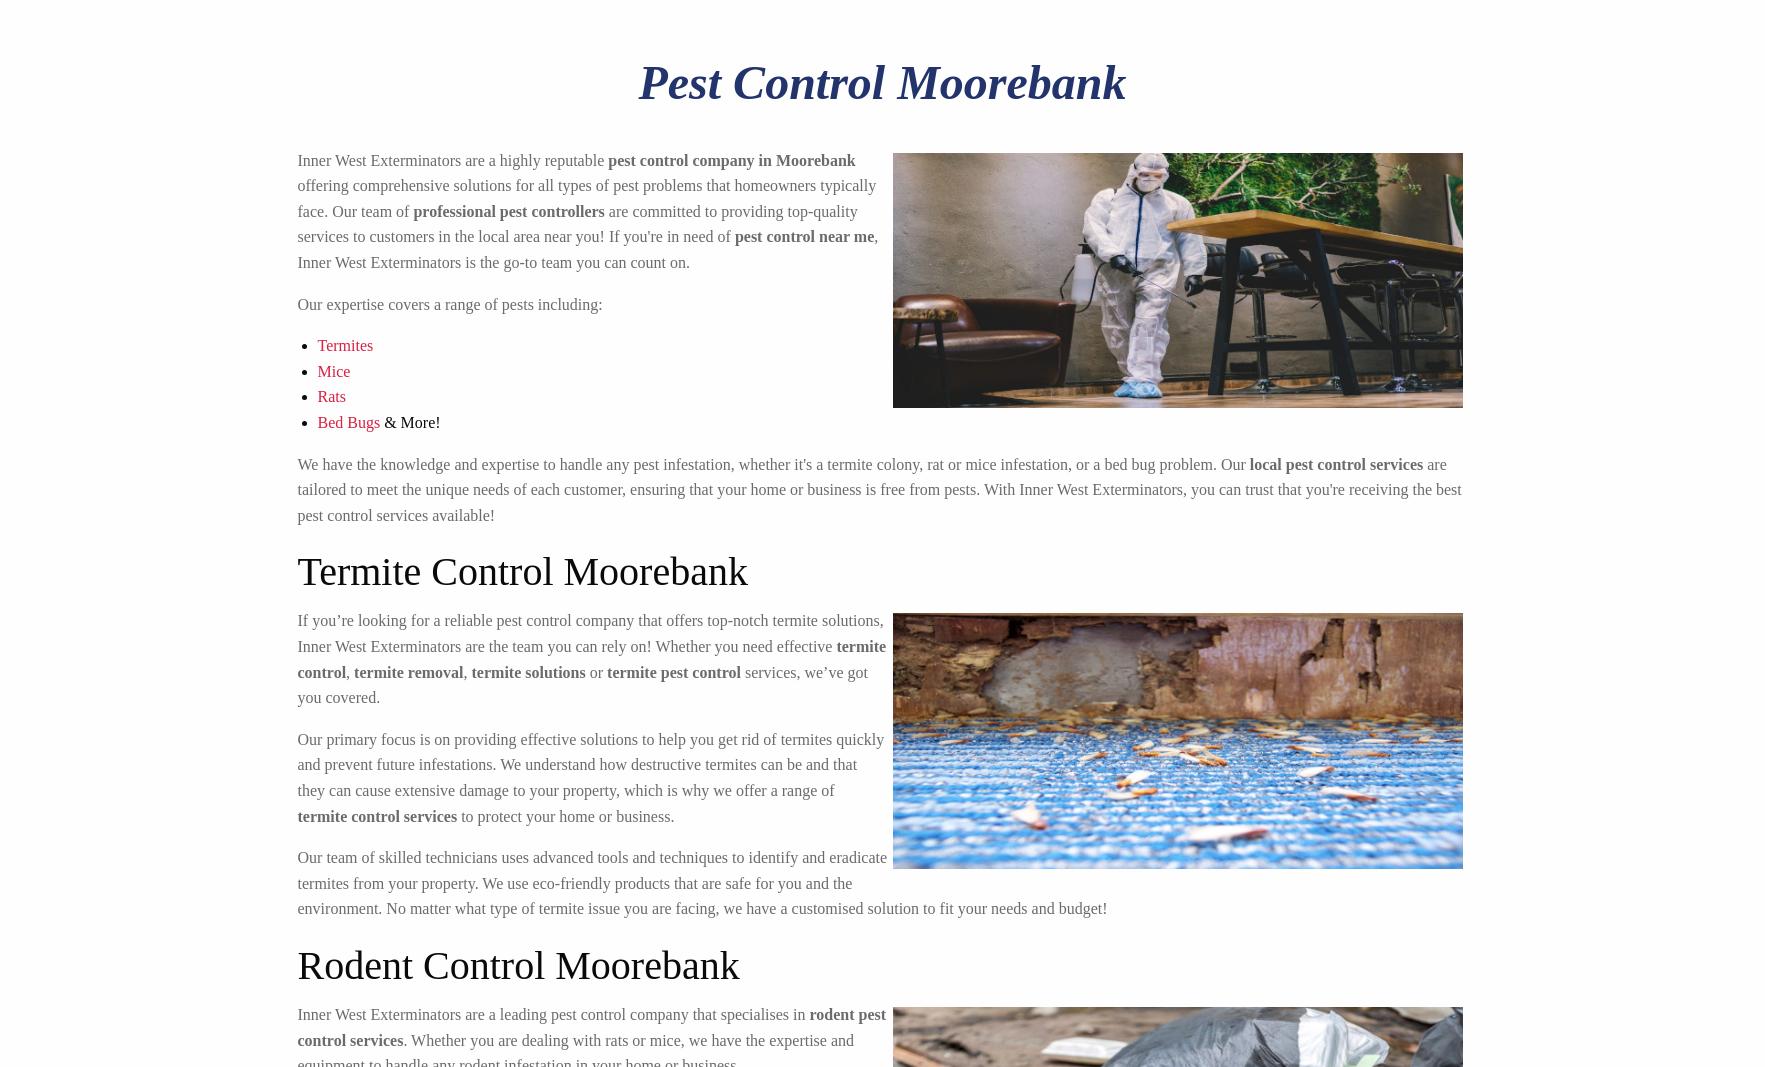  I want to click on 'termite pest control', so click(605, 671).